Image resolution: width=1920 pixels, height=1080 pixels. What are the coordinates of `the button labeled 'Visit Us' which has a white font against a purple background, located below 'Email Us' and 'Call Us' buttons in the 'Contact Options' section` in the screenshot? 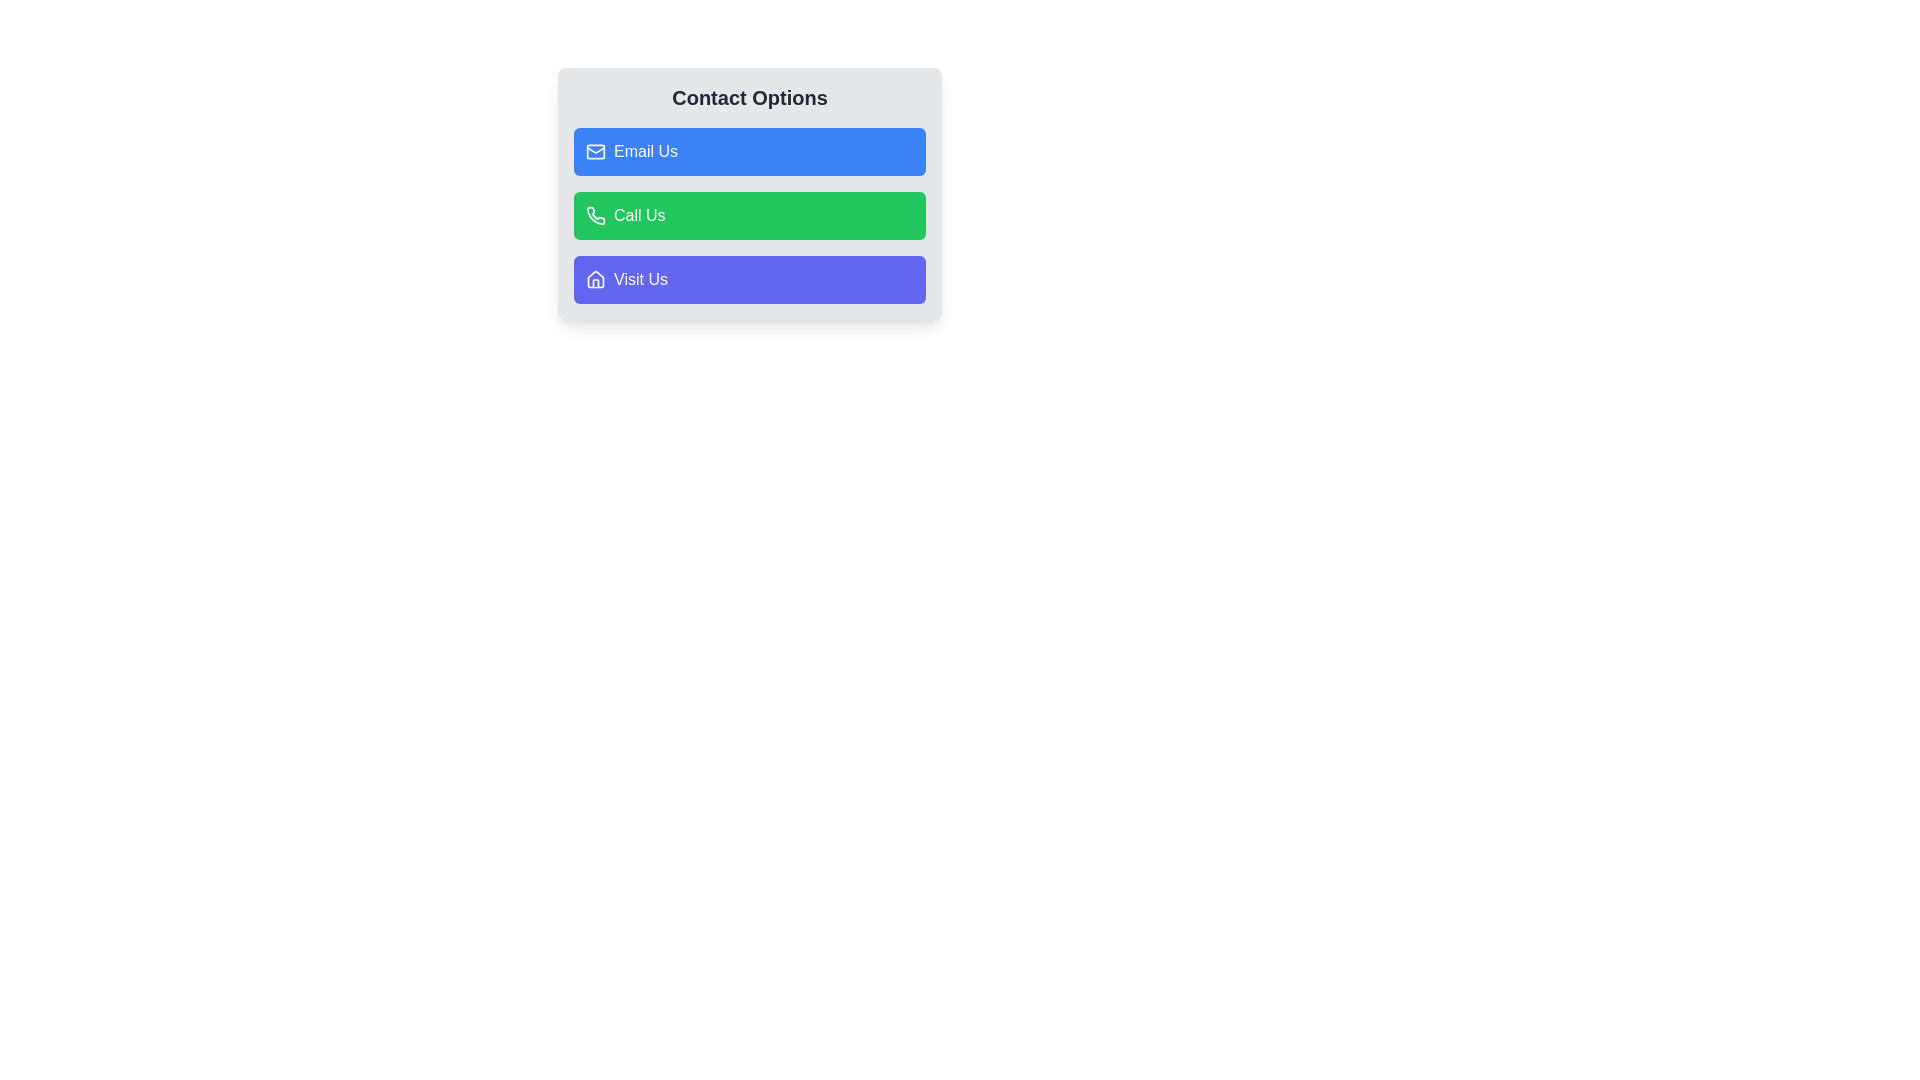 It's located at (640, 280).